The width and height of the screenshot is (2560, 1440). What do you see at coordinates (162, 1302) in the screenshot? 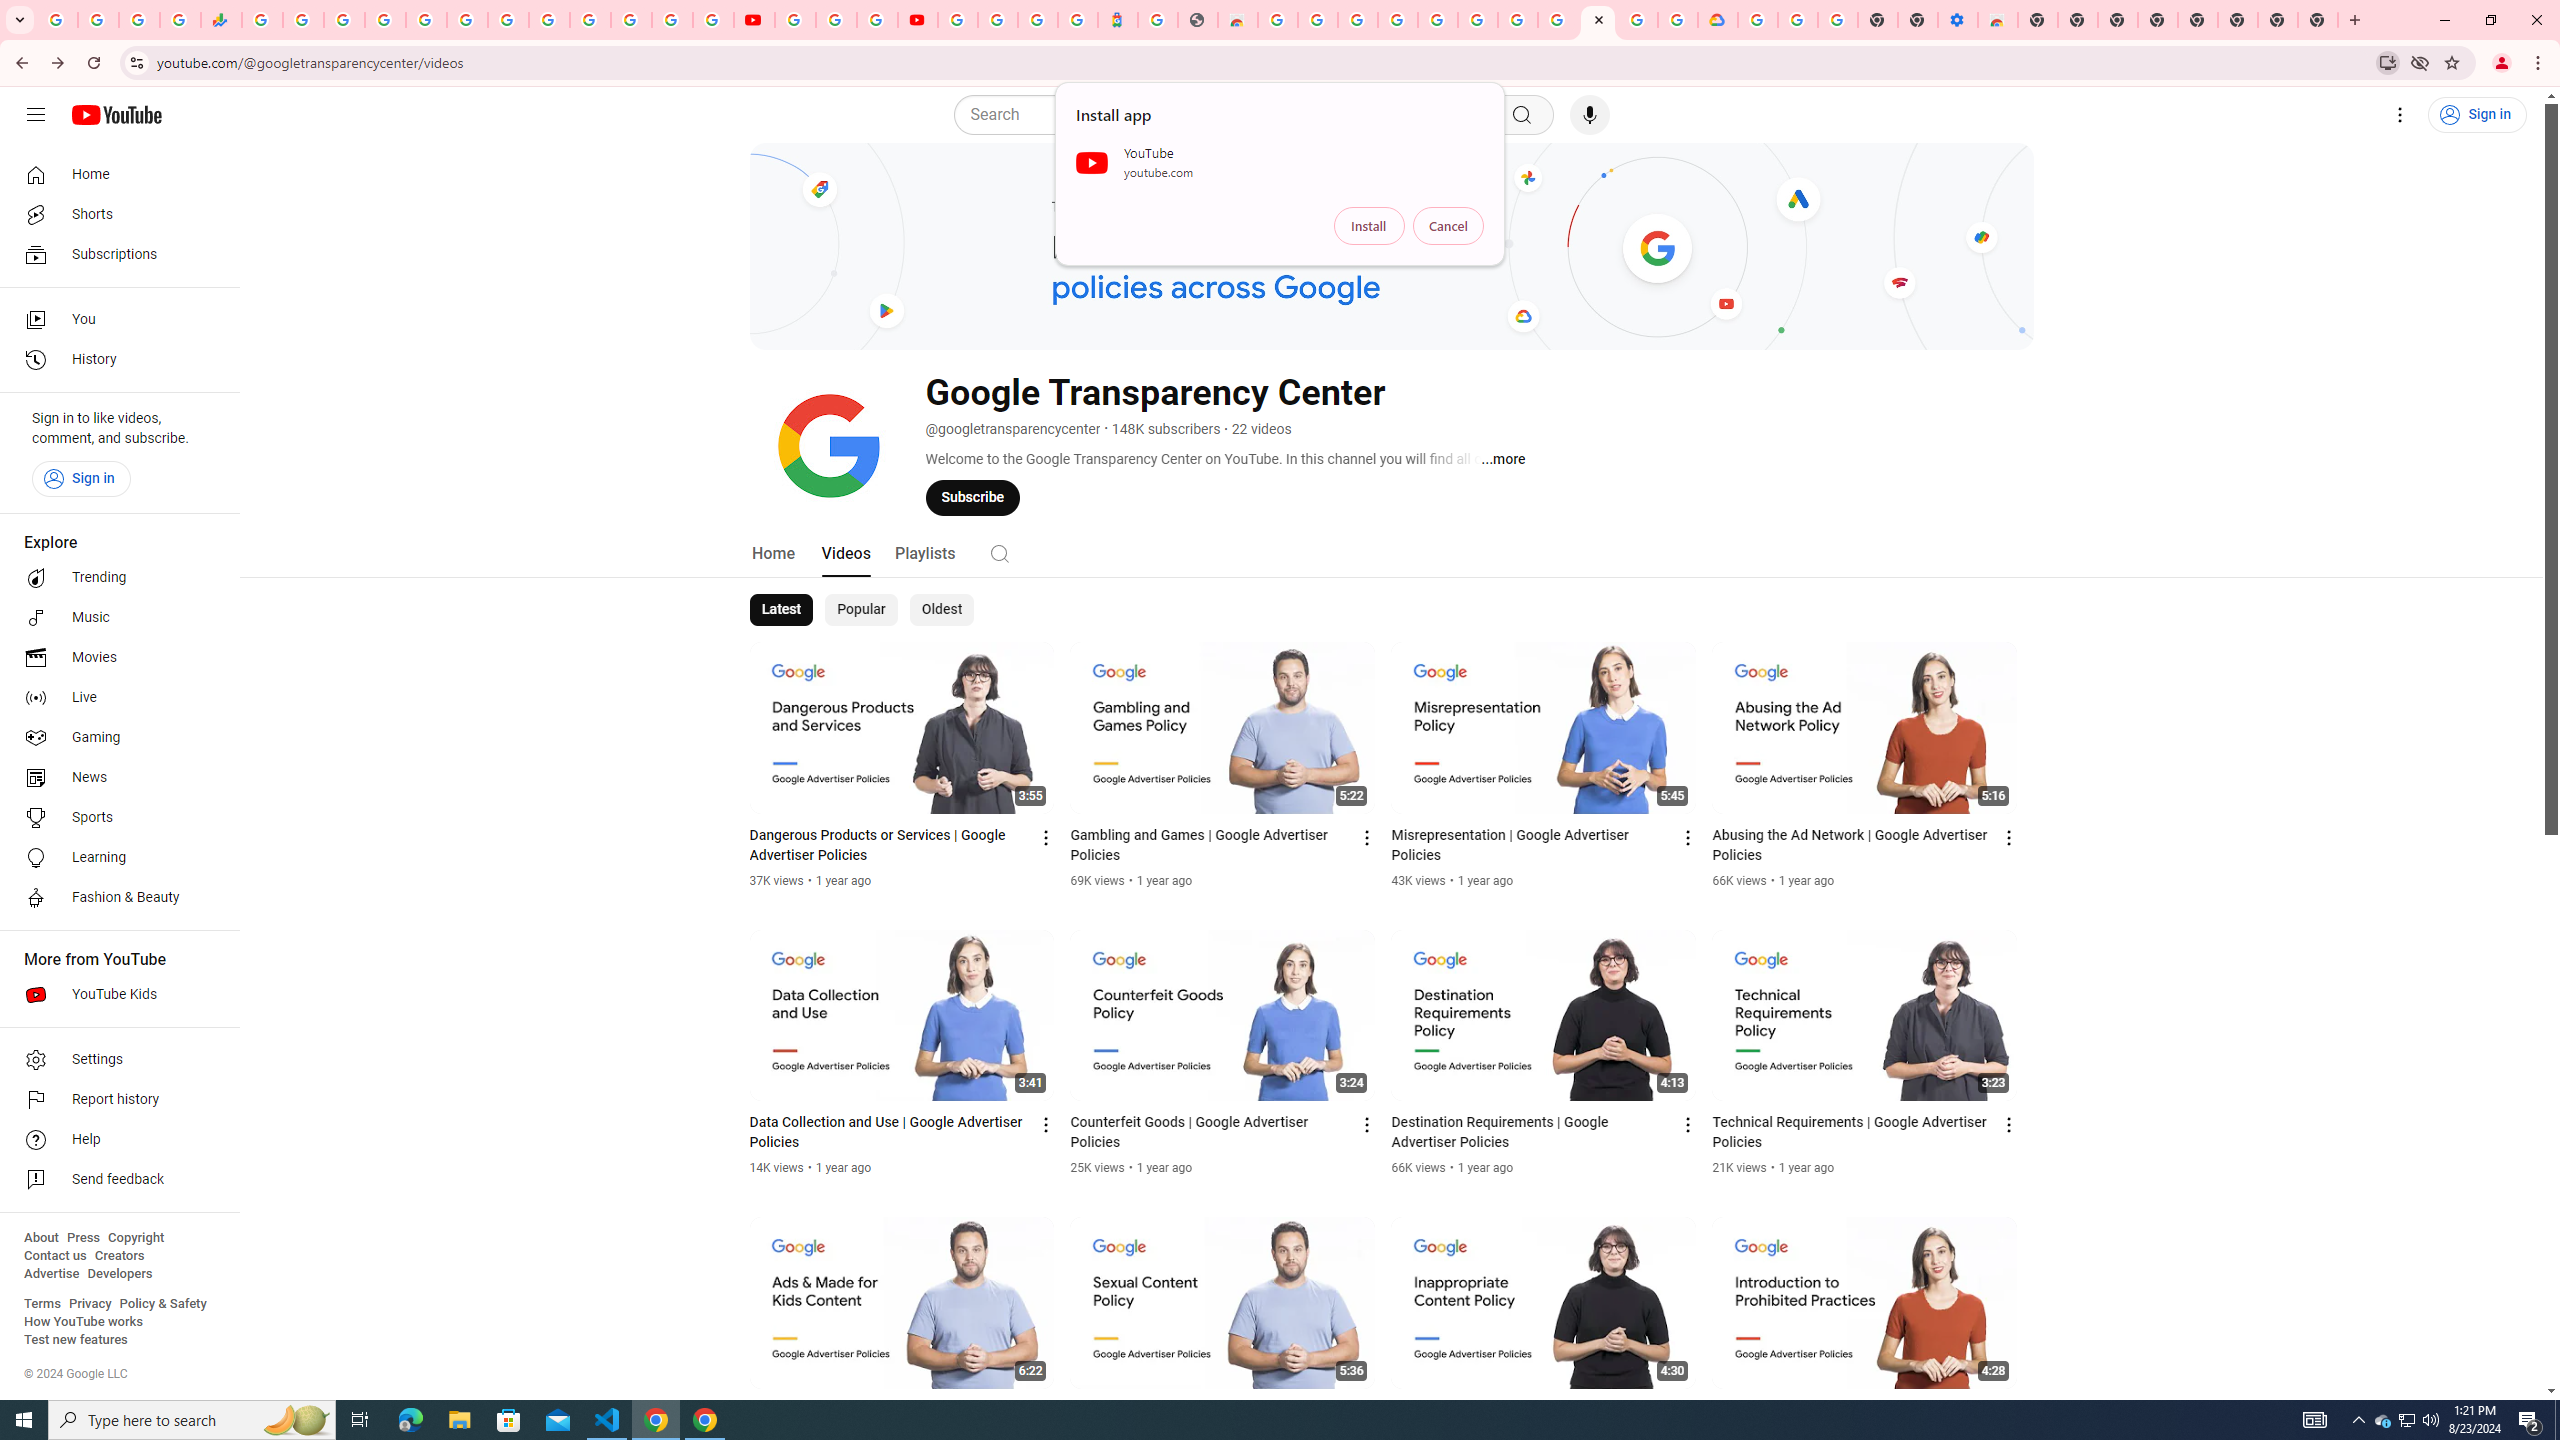
I see `'Policy & Safety'` at bounding box center [162, 1302].